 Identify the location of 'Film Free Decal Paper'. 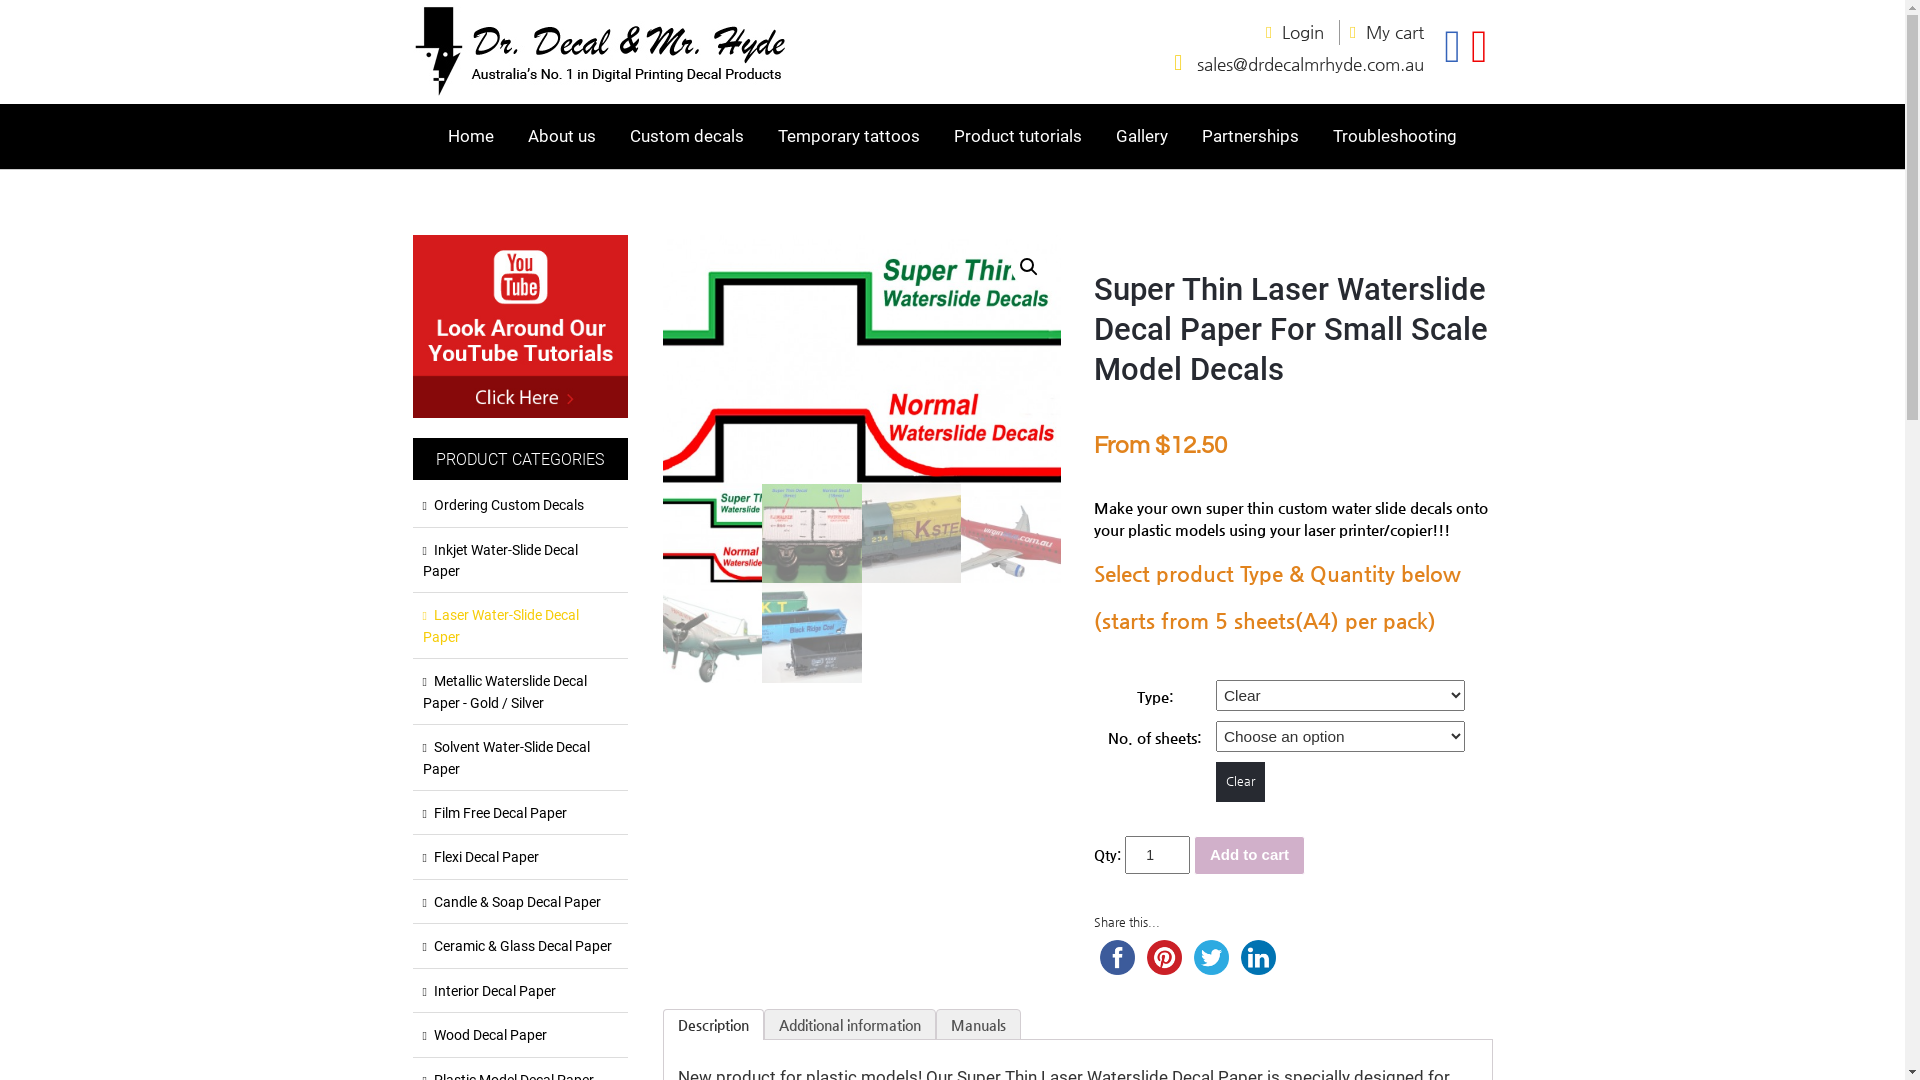
(519, 813).